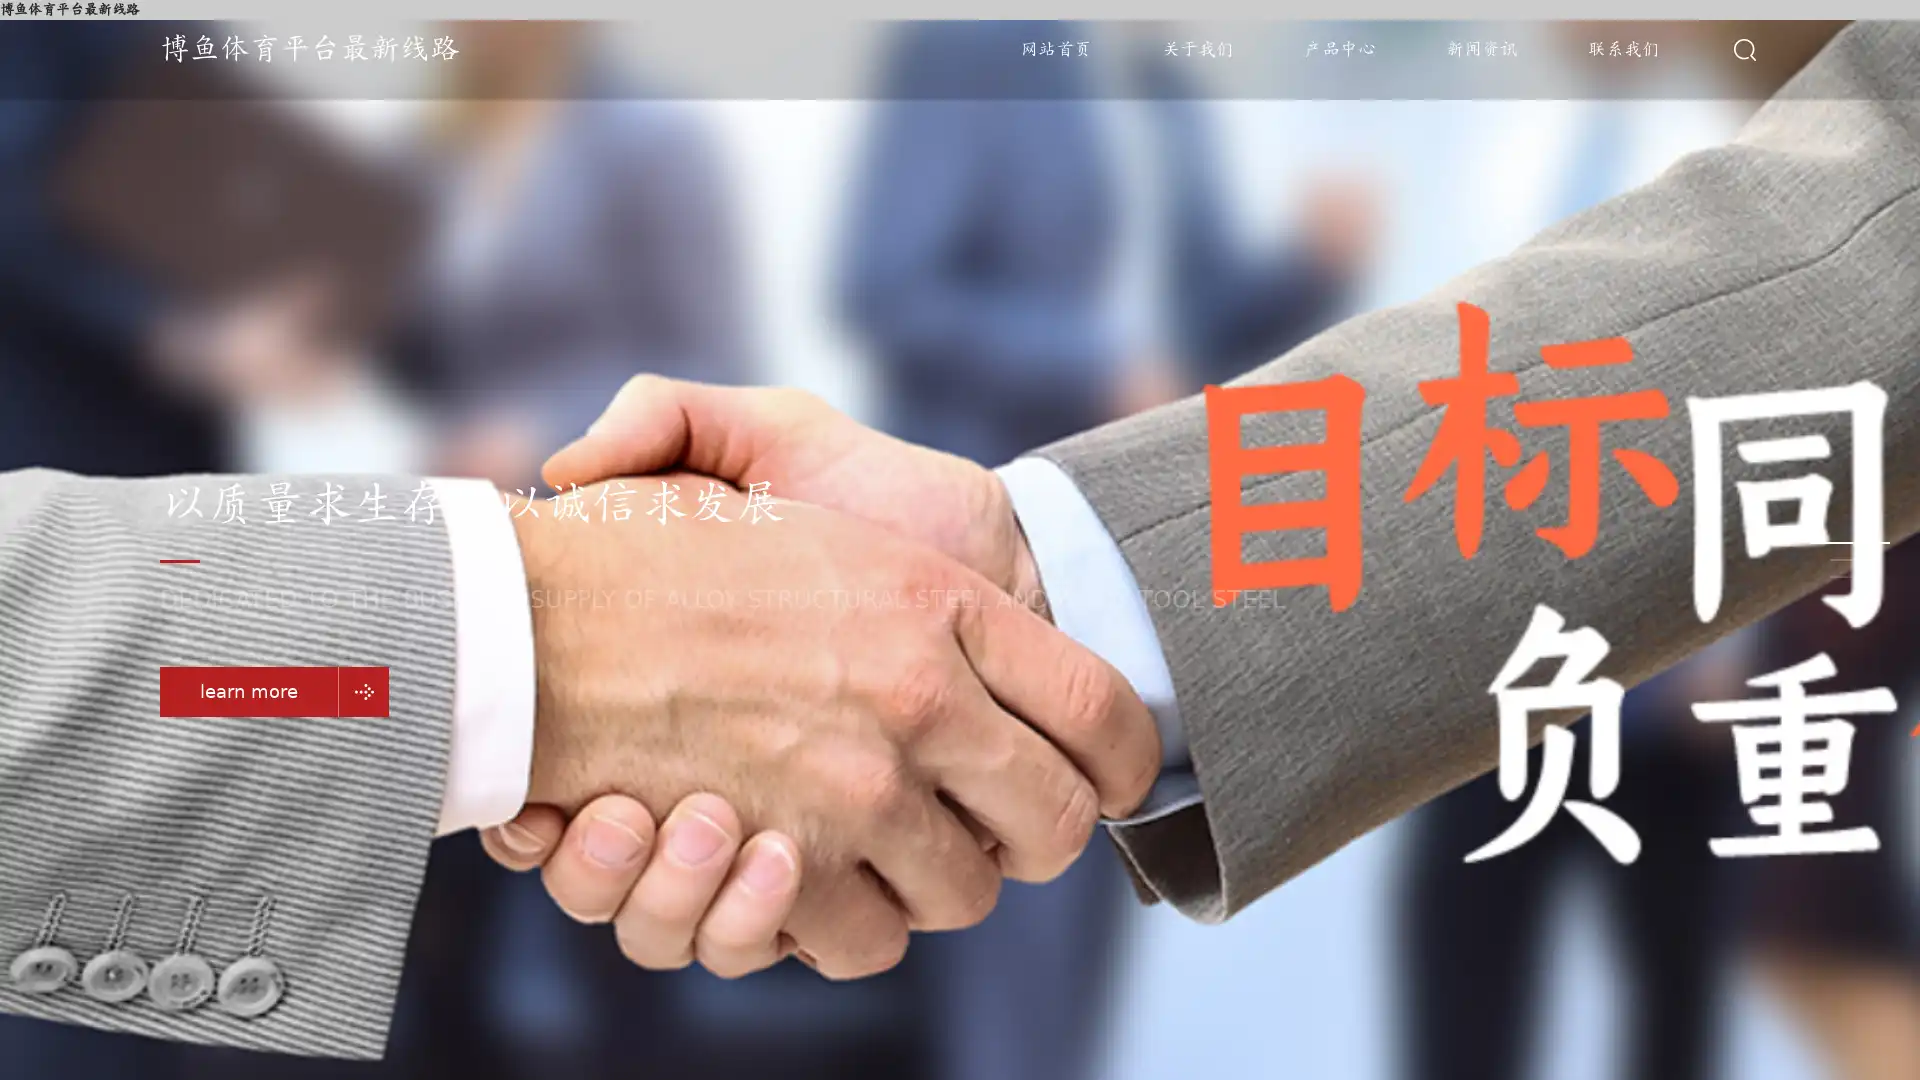  Describe the element at coordinates (1848, 543) in the screenshot. I see `Go to slide 1` at that location.